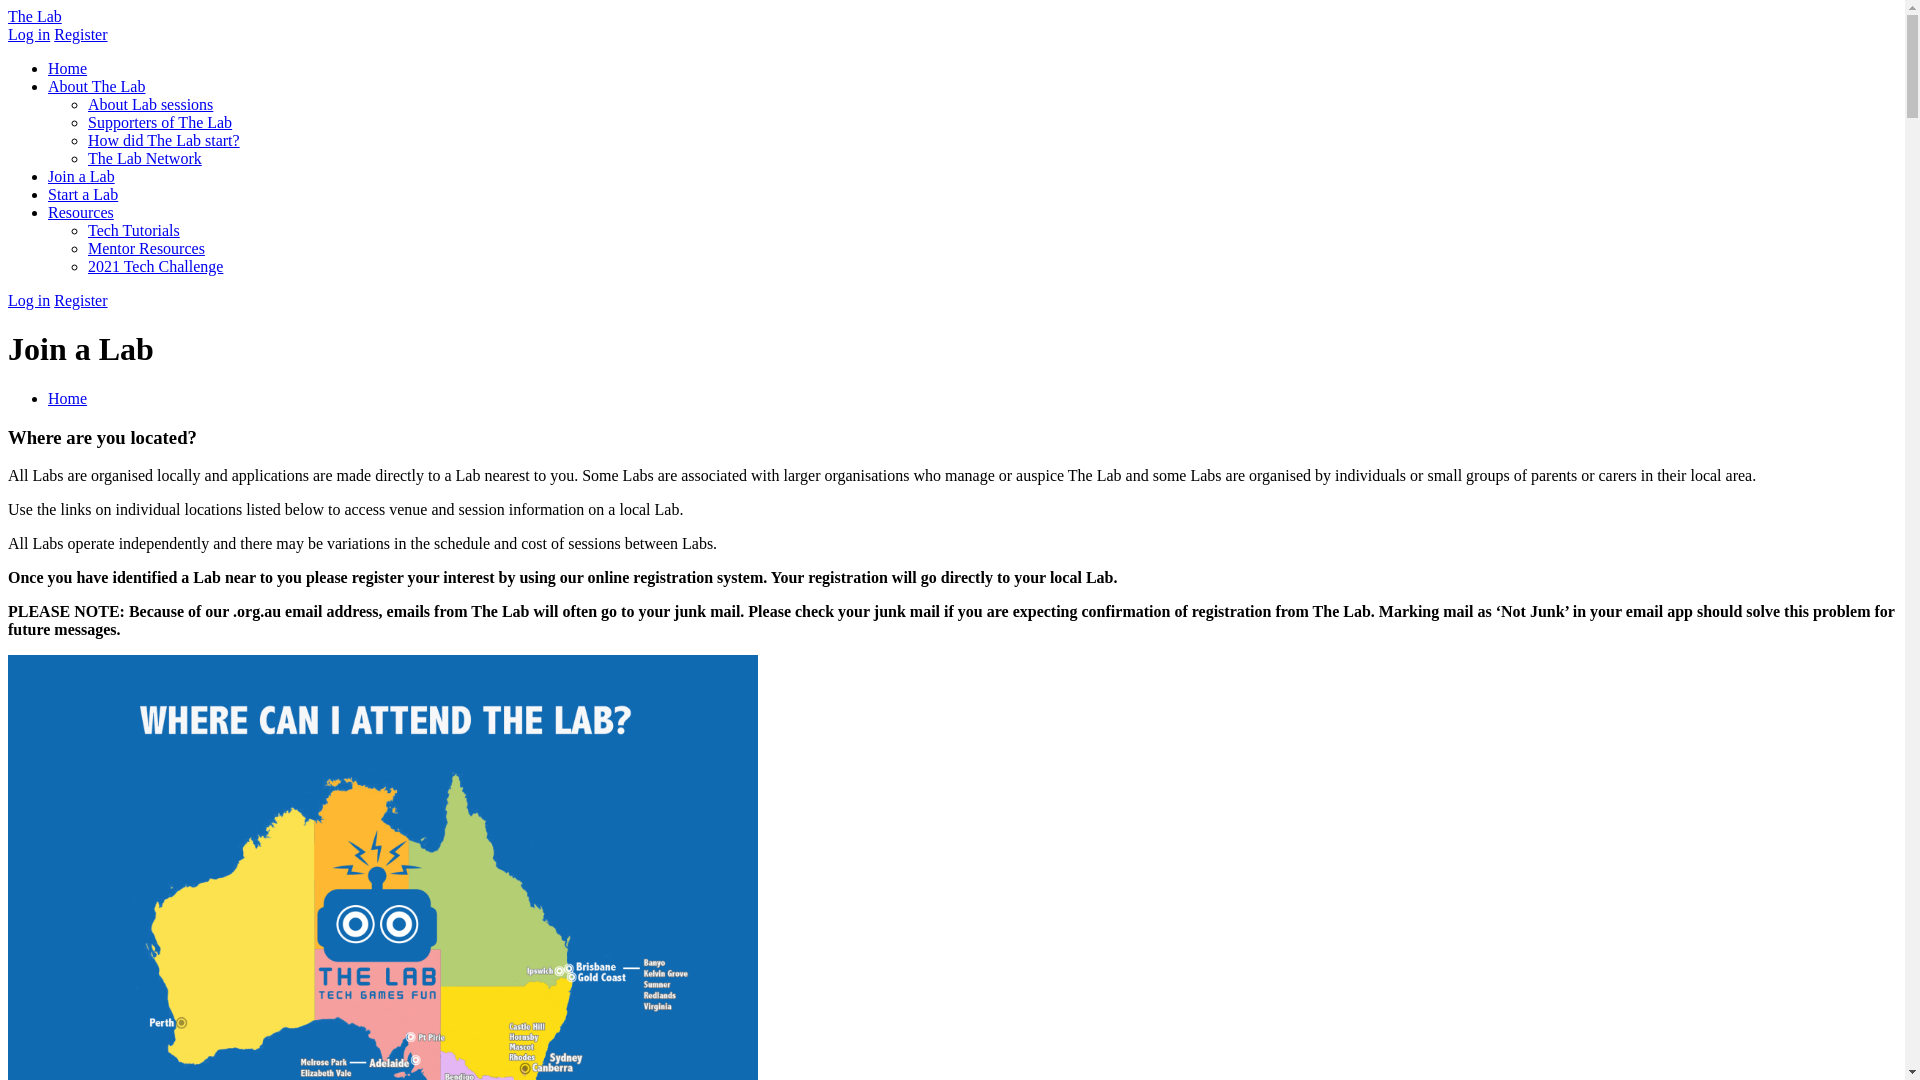 Image resolution: width=1920 pixels, height=1080 pixels. Describe the element at coordinates (158, 122) in the screenshot. I see `'Supporters of The Lab'` at that location.